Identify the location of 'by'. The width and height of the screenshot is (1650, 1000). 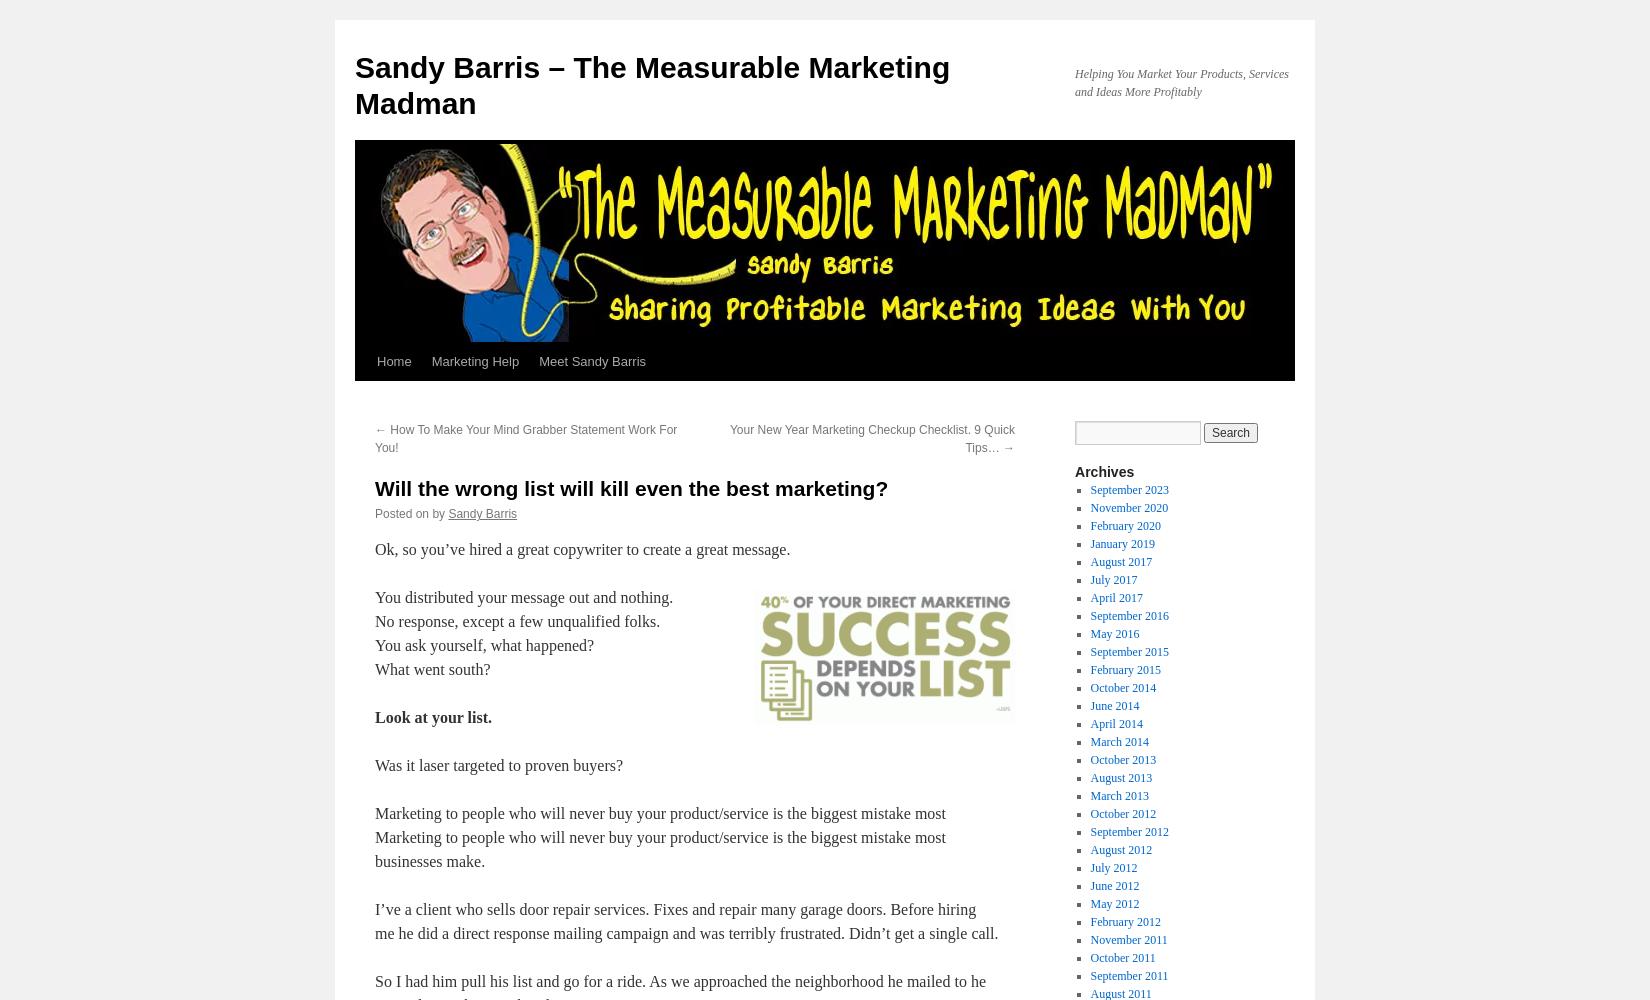
(437, 514).